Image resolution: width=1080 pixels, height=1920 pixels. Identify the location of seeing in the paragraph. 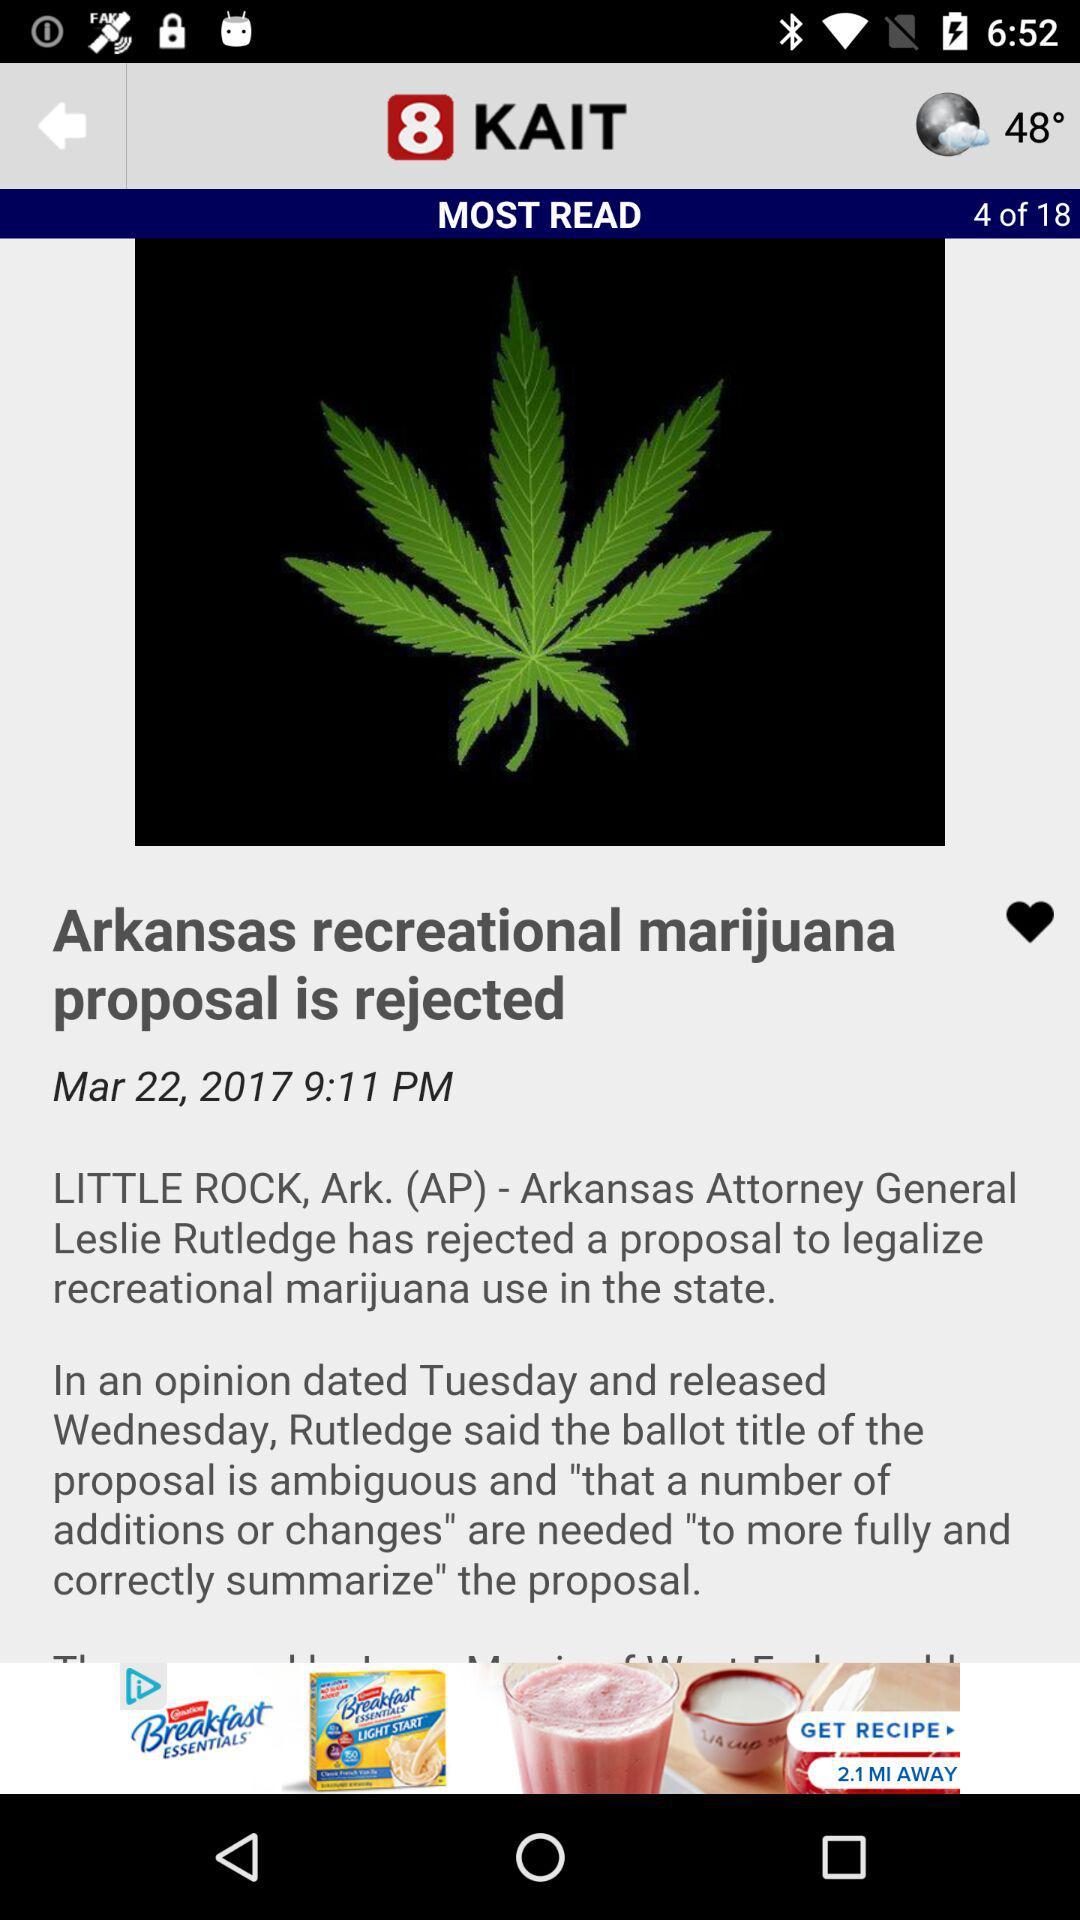
(540, 1253).